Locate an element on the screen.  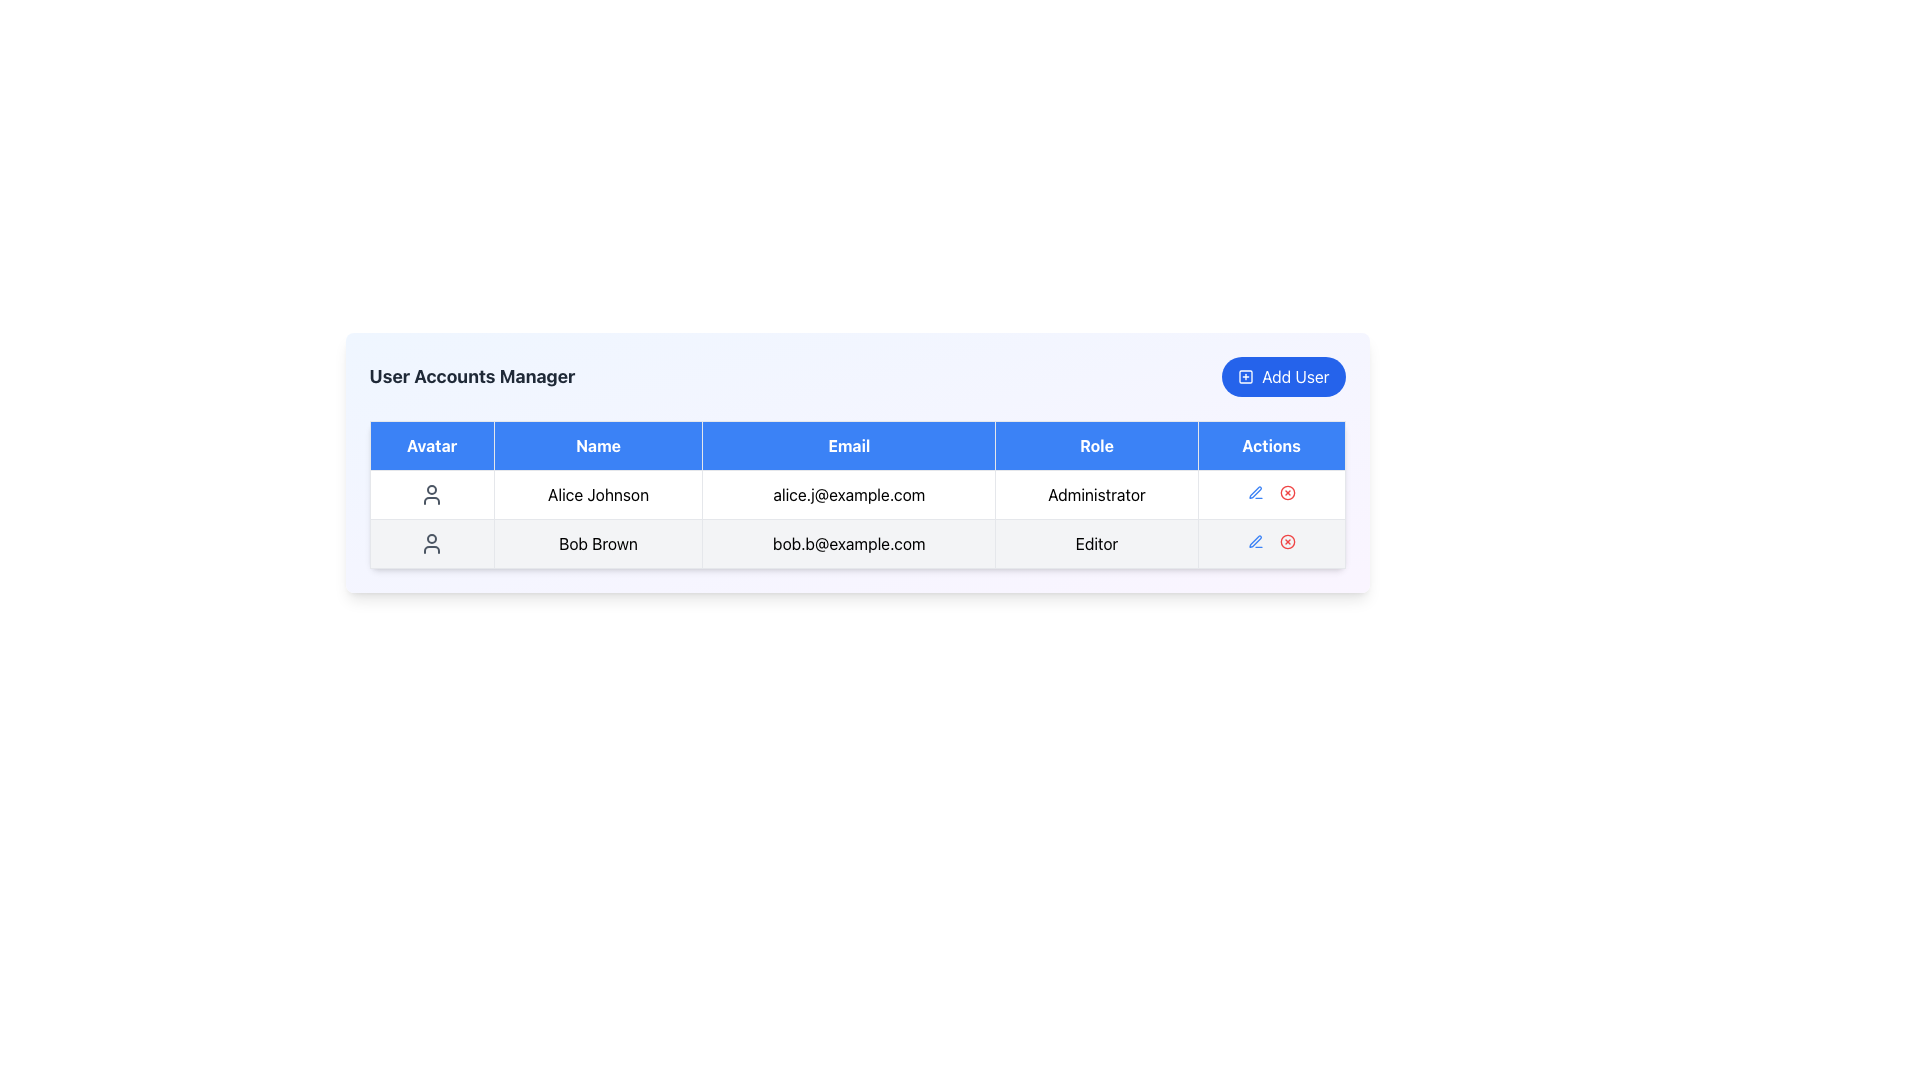
the Static text header cell labeled 'Email' in the table, which has a blue background and bold white text, located between the 'Name' and 'Role' cells is located at coordinates (849, 445).